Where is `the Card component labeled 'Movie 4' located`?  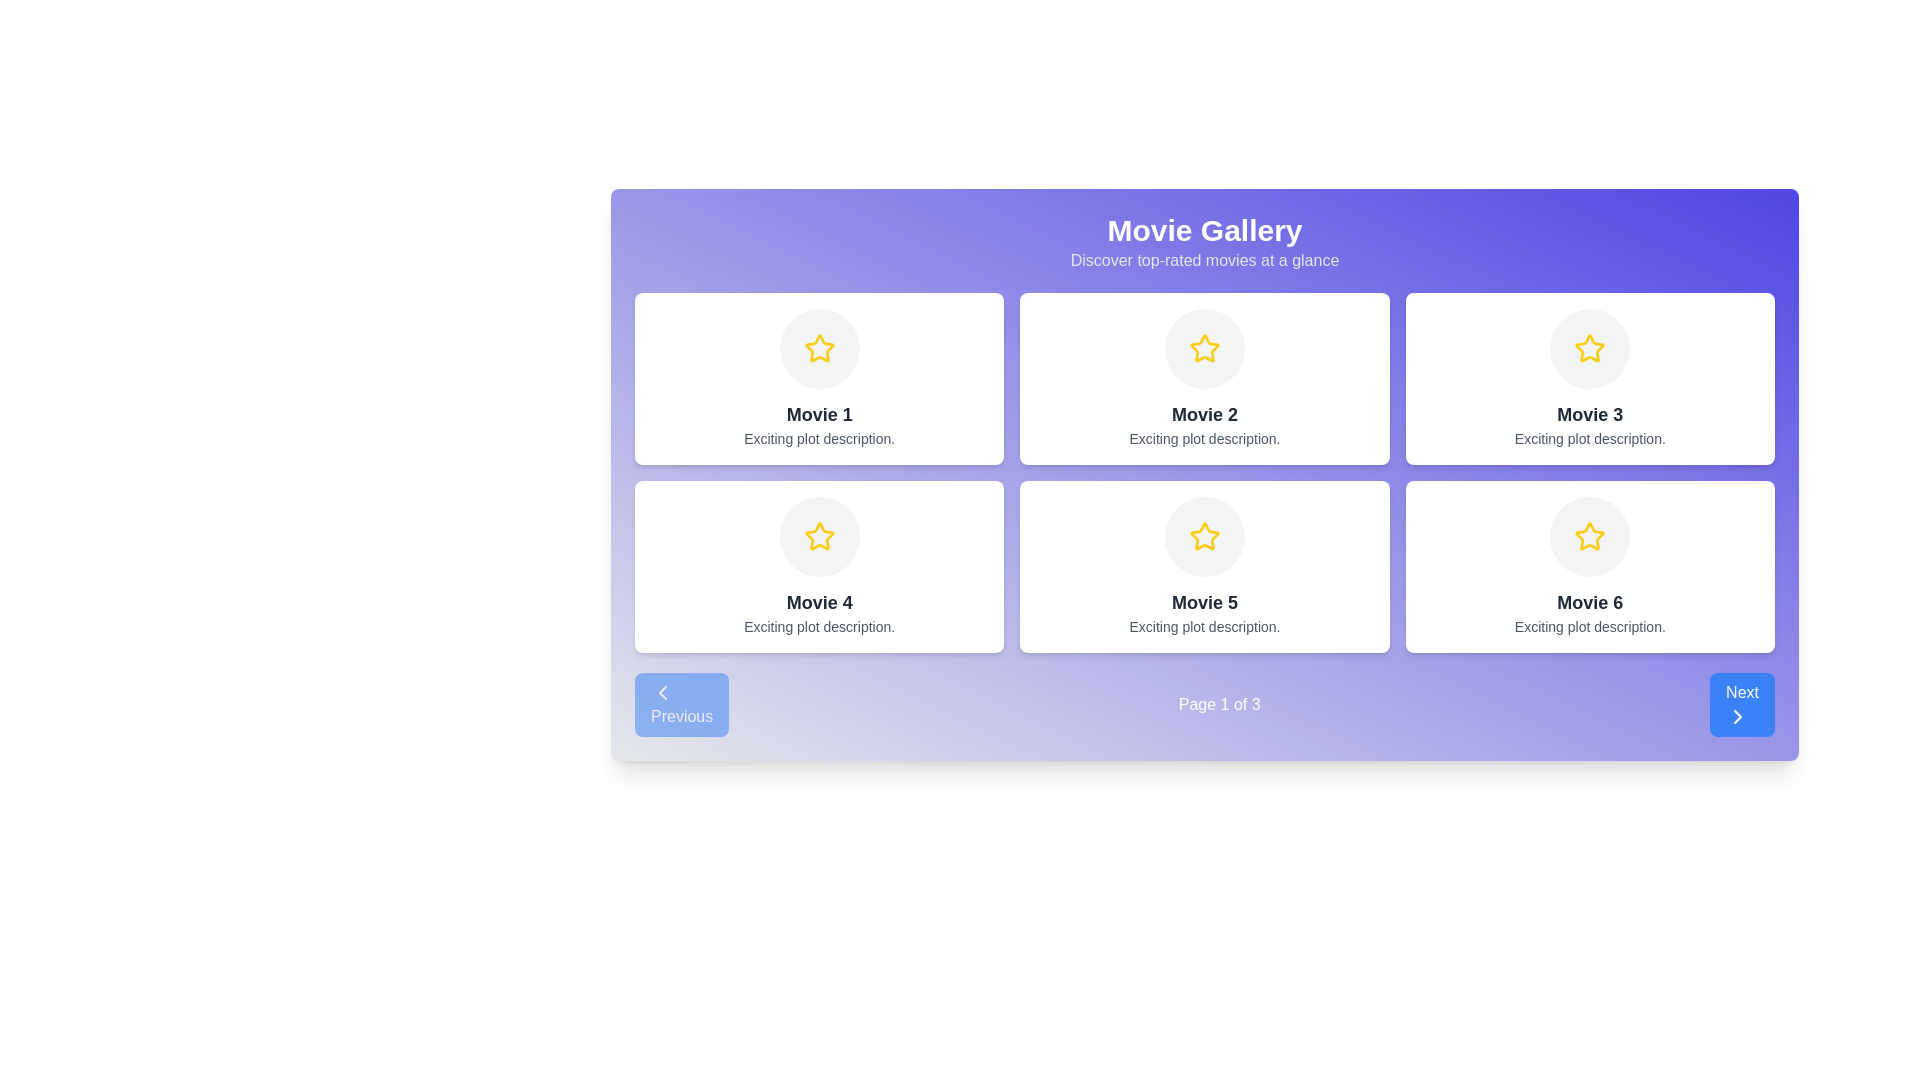
the Card component labeled 'Movie 4' located is located at coordinates (819, 567).